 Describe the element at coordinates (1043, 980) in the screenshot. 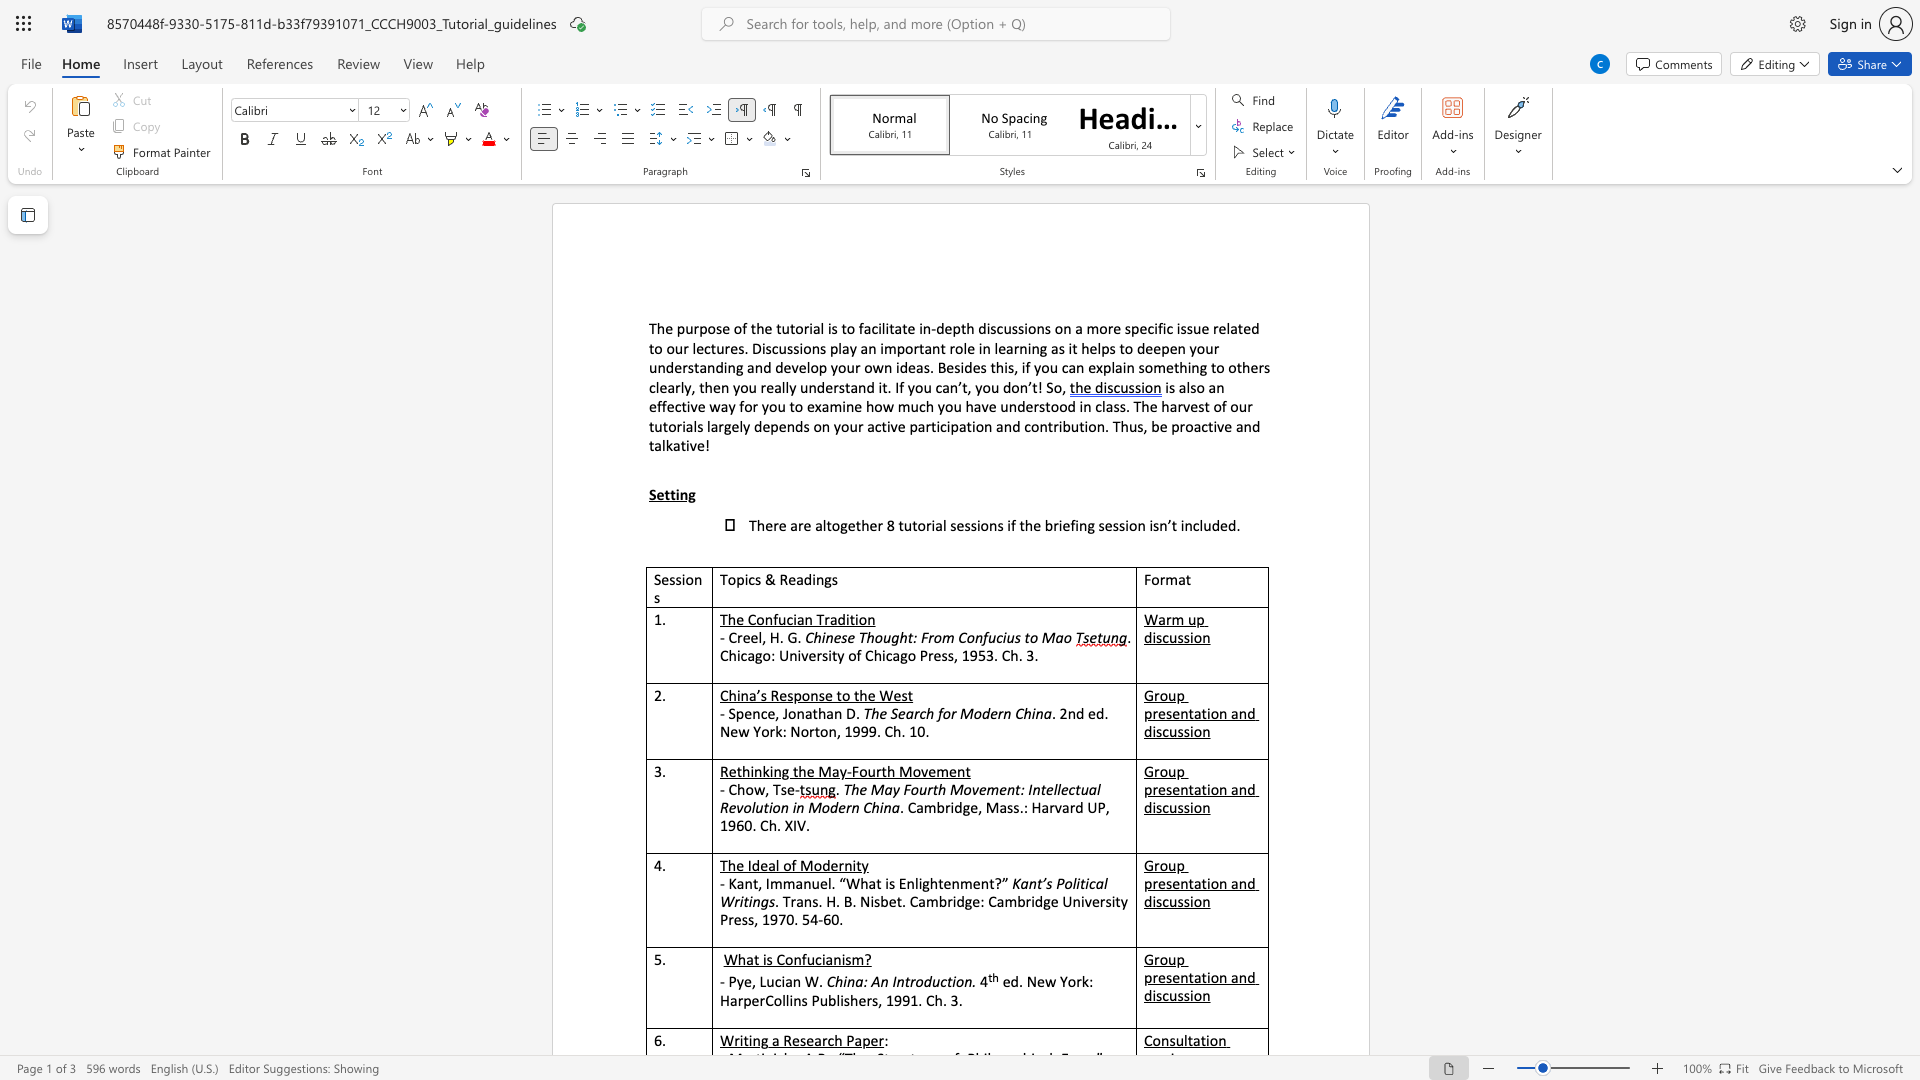

I see `the subset text "w York" within the text "ed. New York:"` at that location.